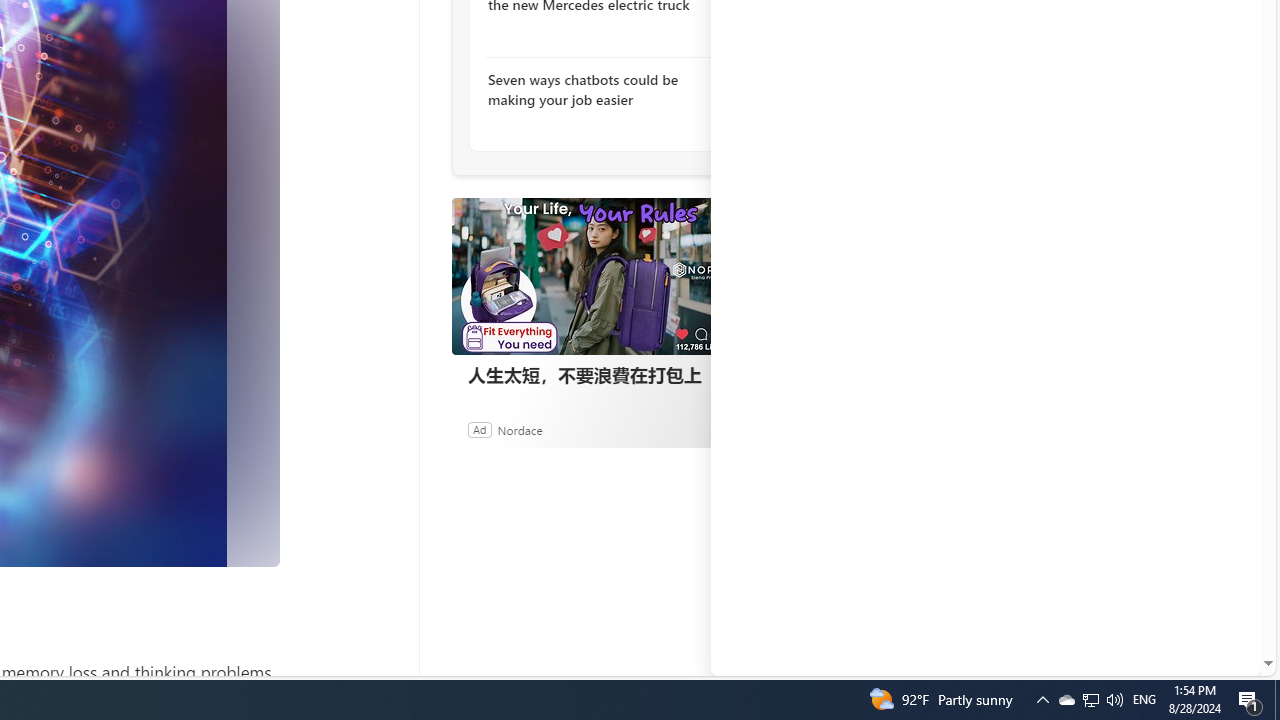  I want to click on 'Seven ways chatbots could be making your job easier', so click(595, 88).